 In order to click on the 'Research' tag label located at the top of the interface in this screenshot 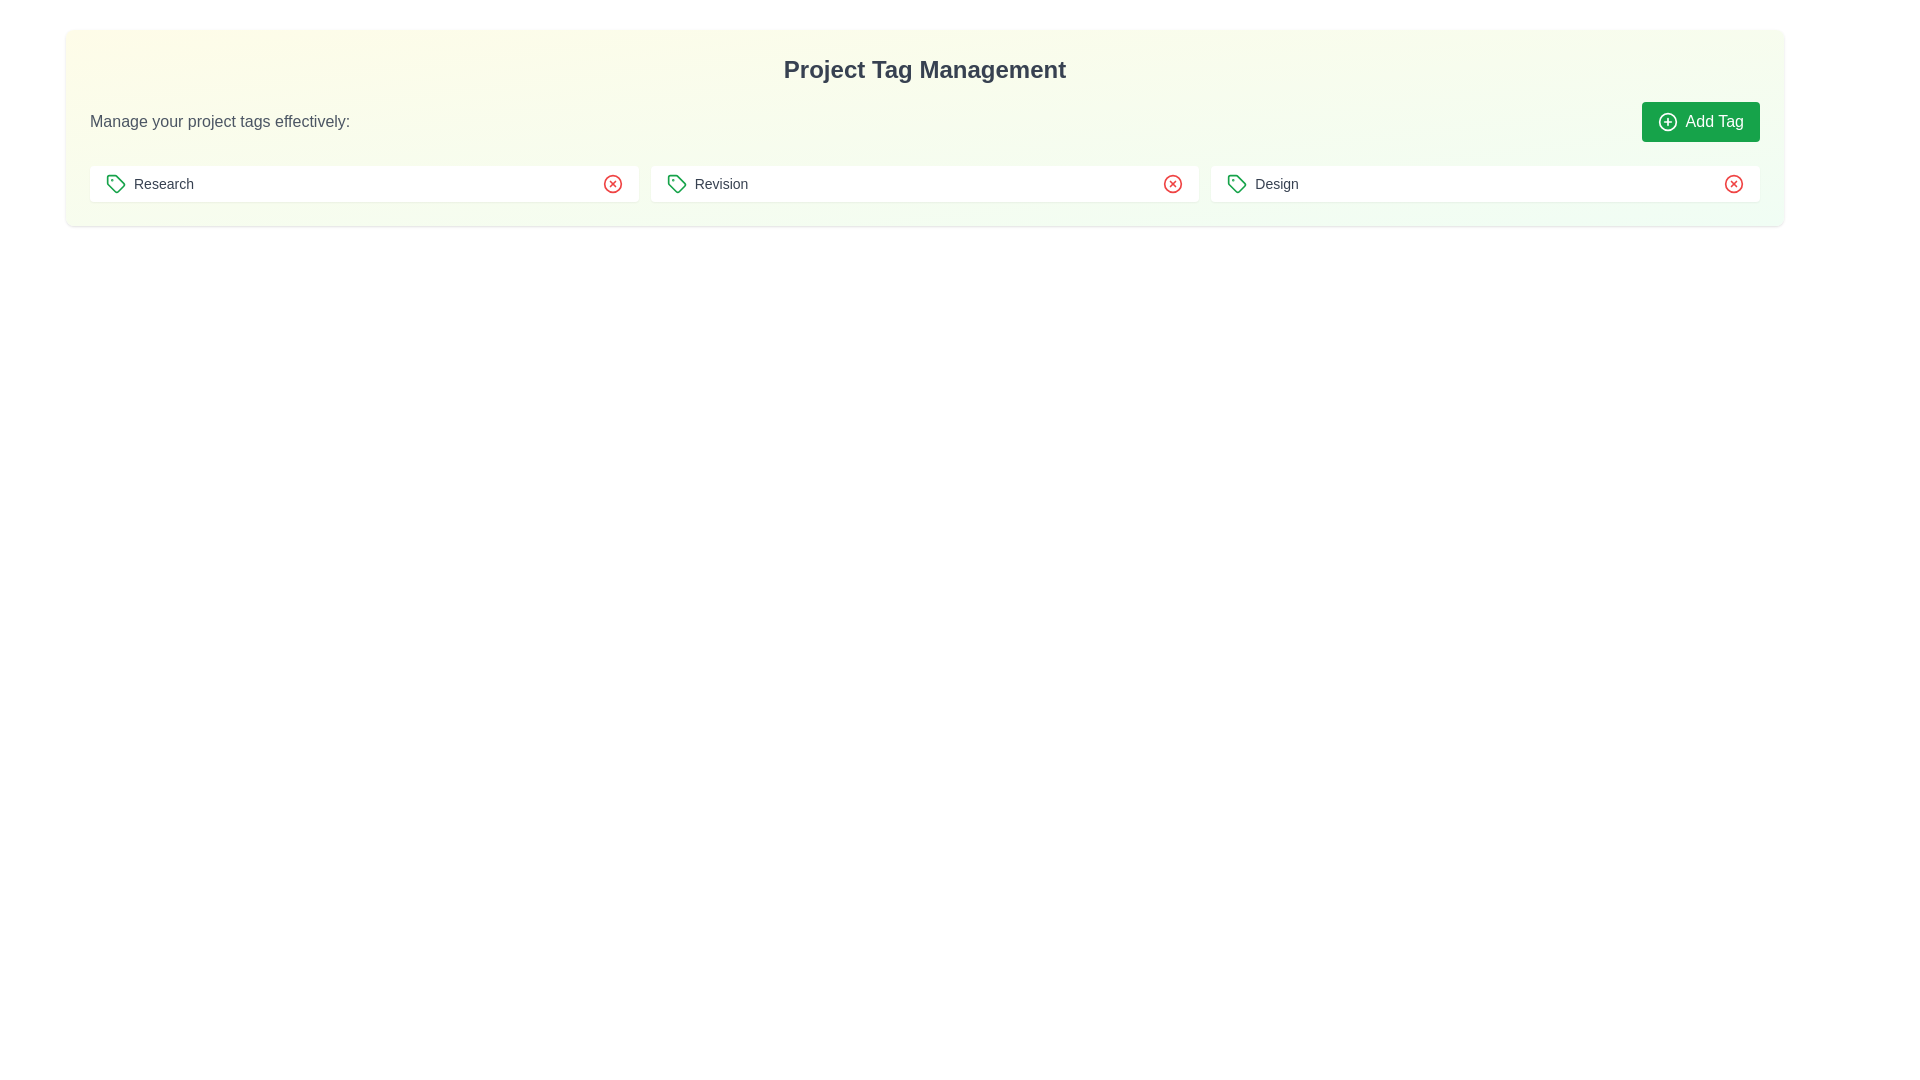, I will do `click(148, 184)`.